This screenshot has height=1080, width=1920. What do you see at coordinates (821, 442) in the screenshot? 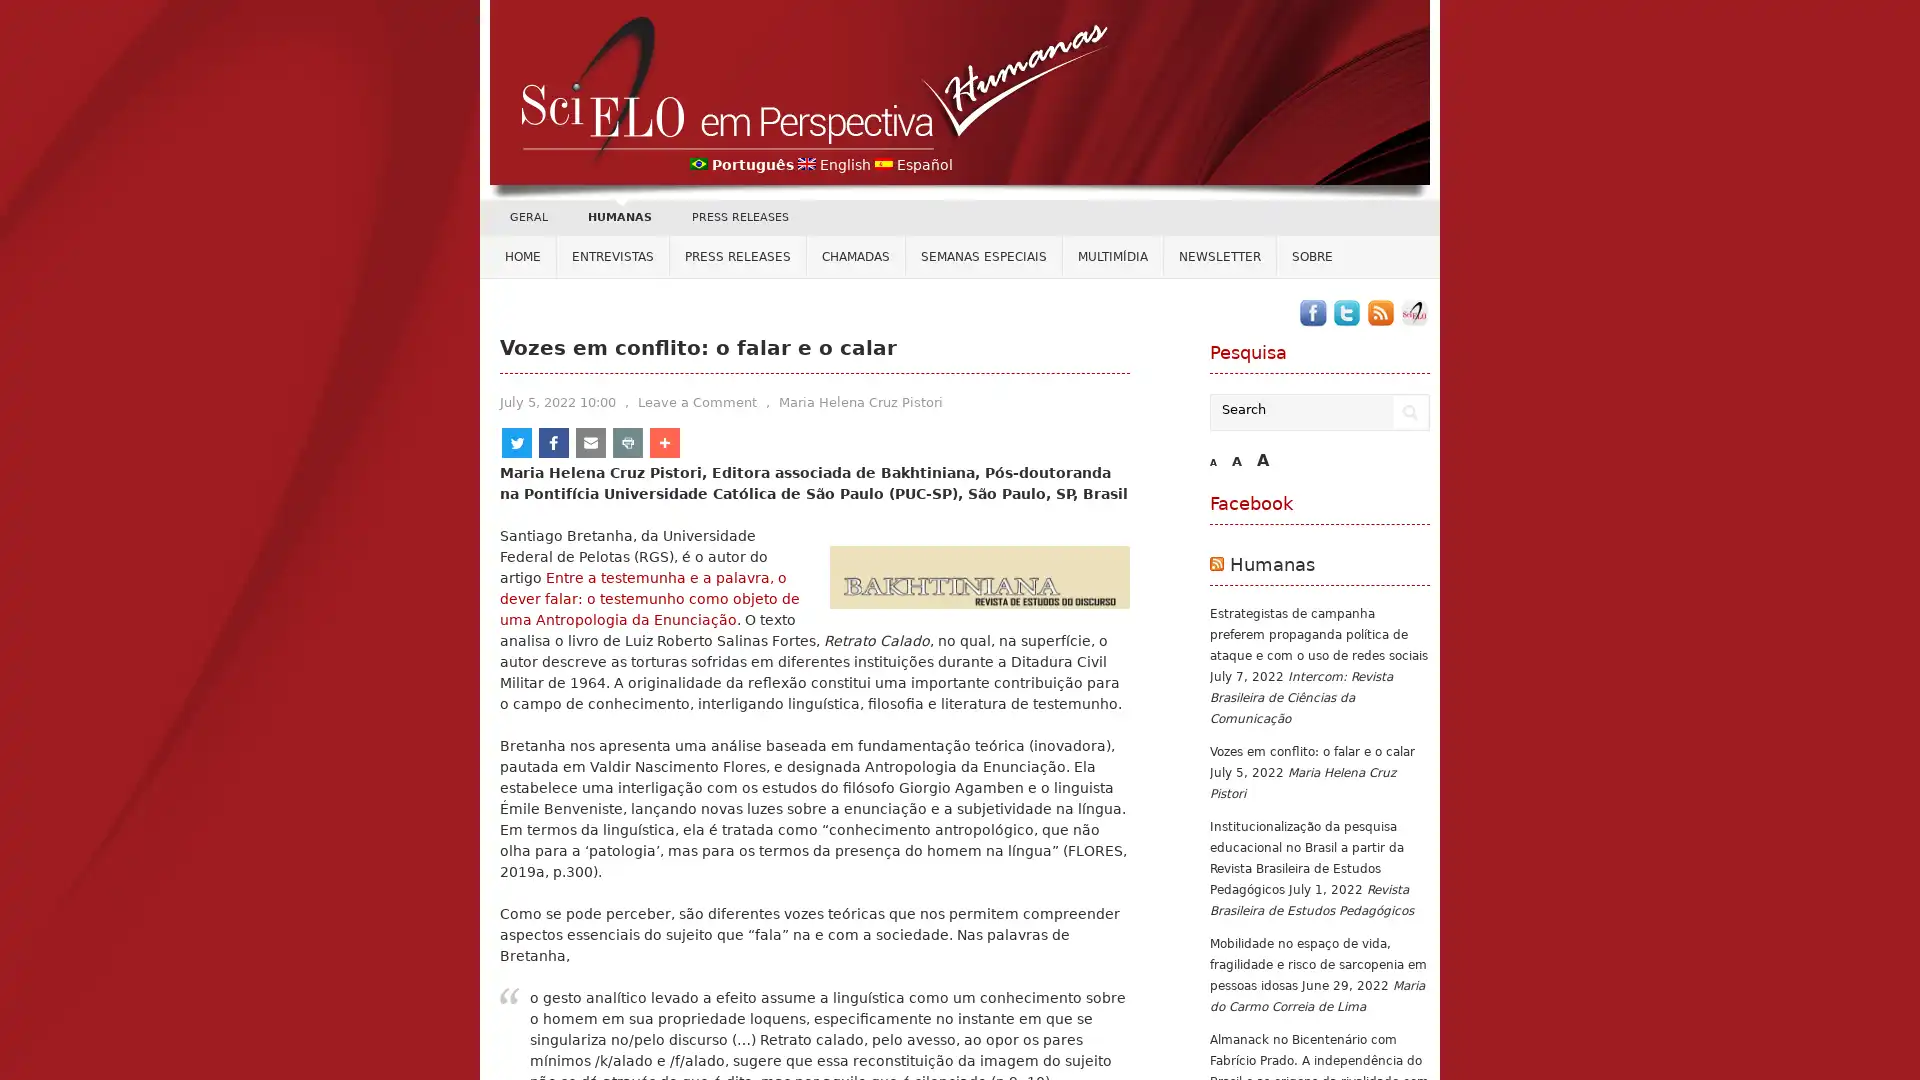
I see `Share to Print Print` at bounding box center [821, 442].